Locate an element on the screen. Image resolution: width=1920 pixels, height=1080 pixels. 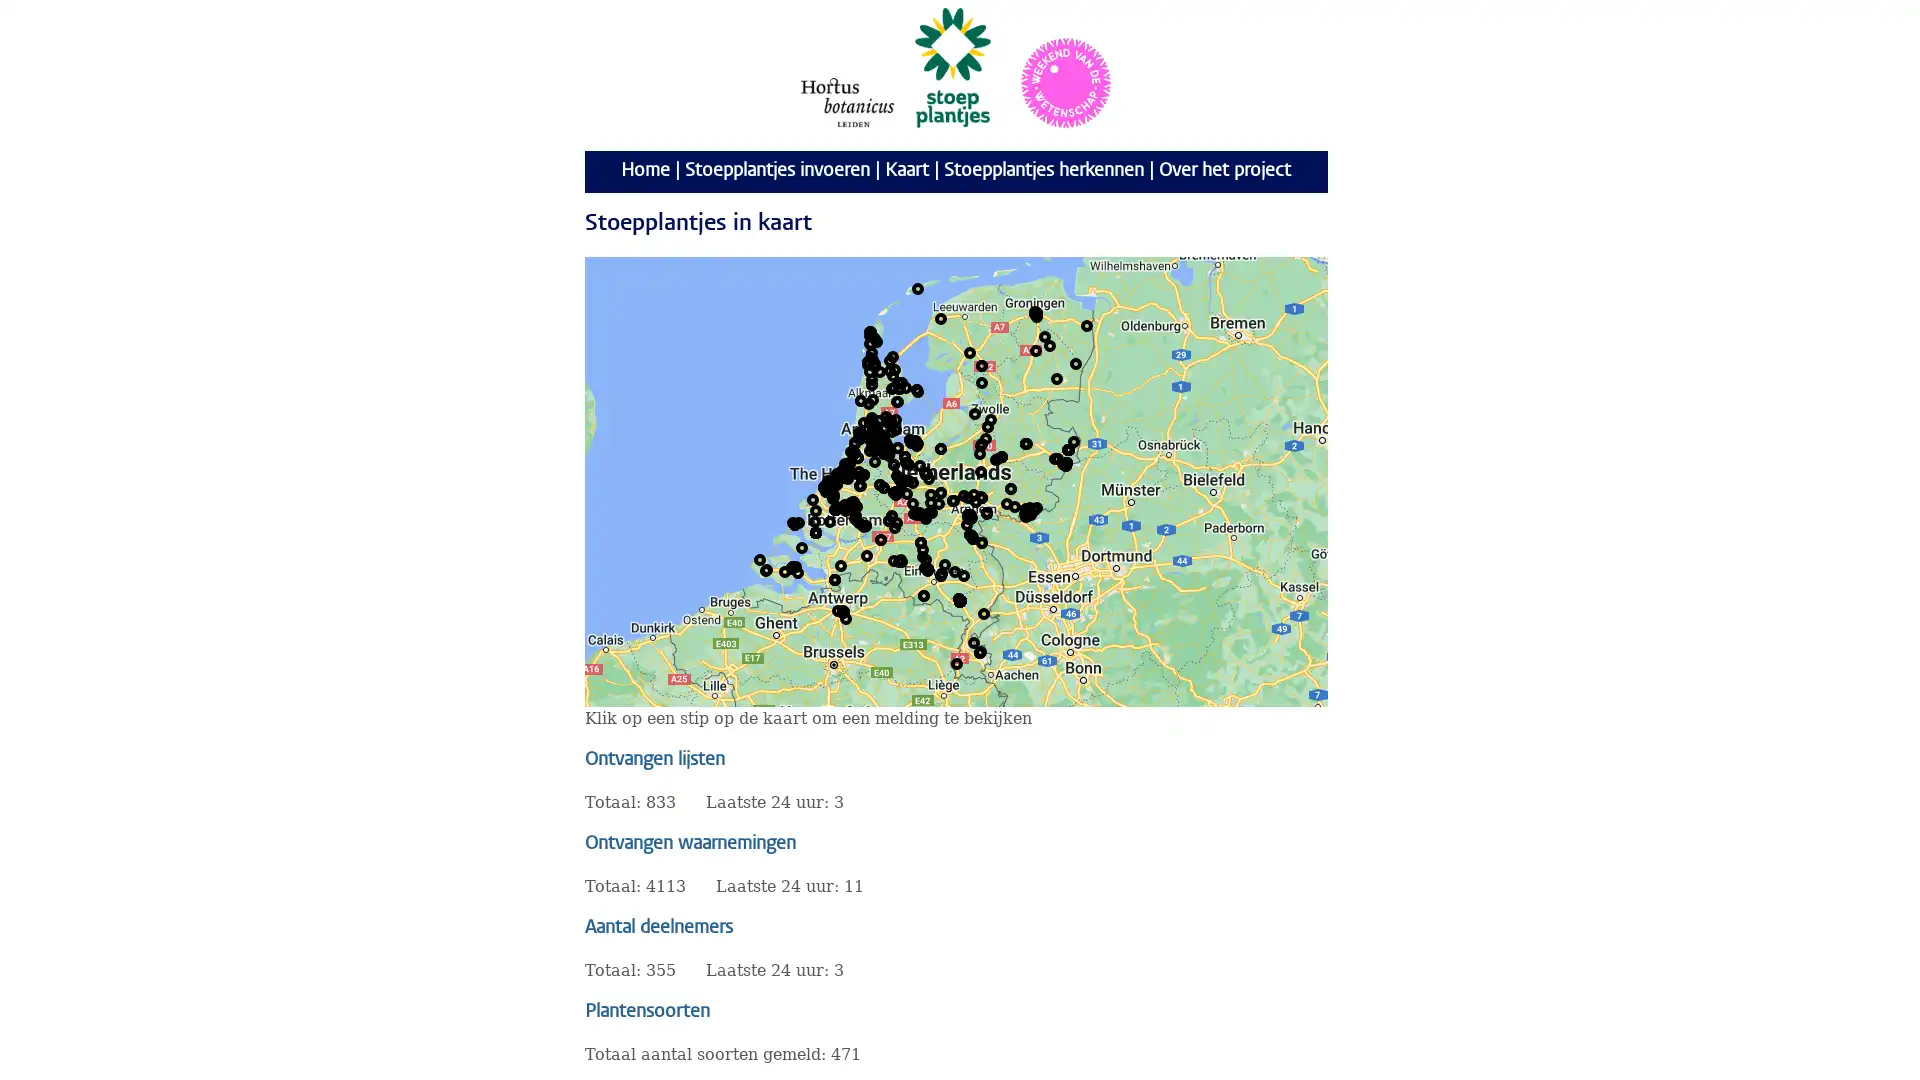
Telling van P op 19 oktober 2021 is located at coordinates (874, 438).